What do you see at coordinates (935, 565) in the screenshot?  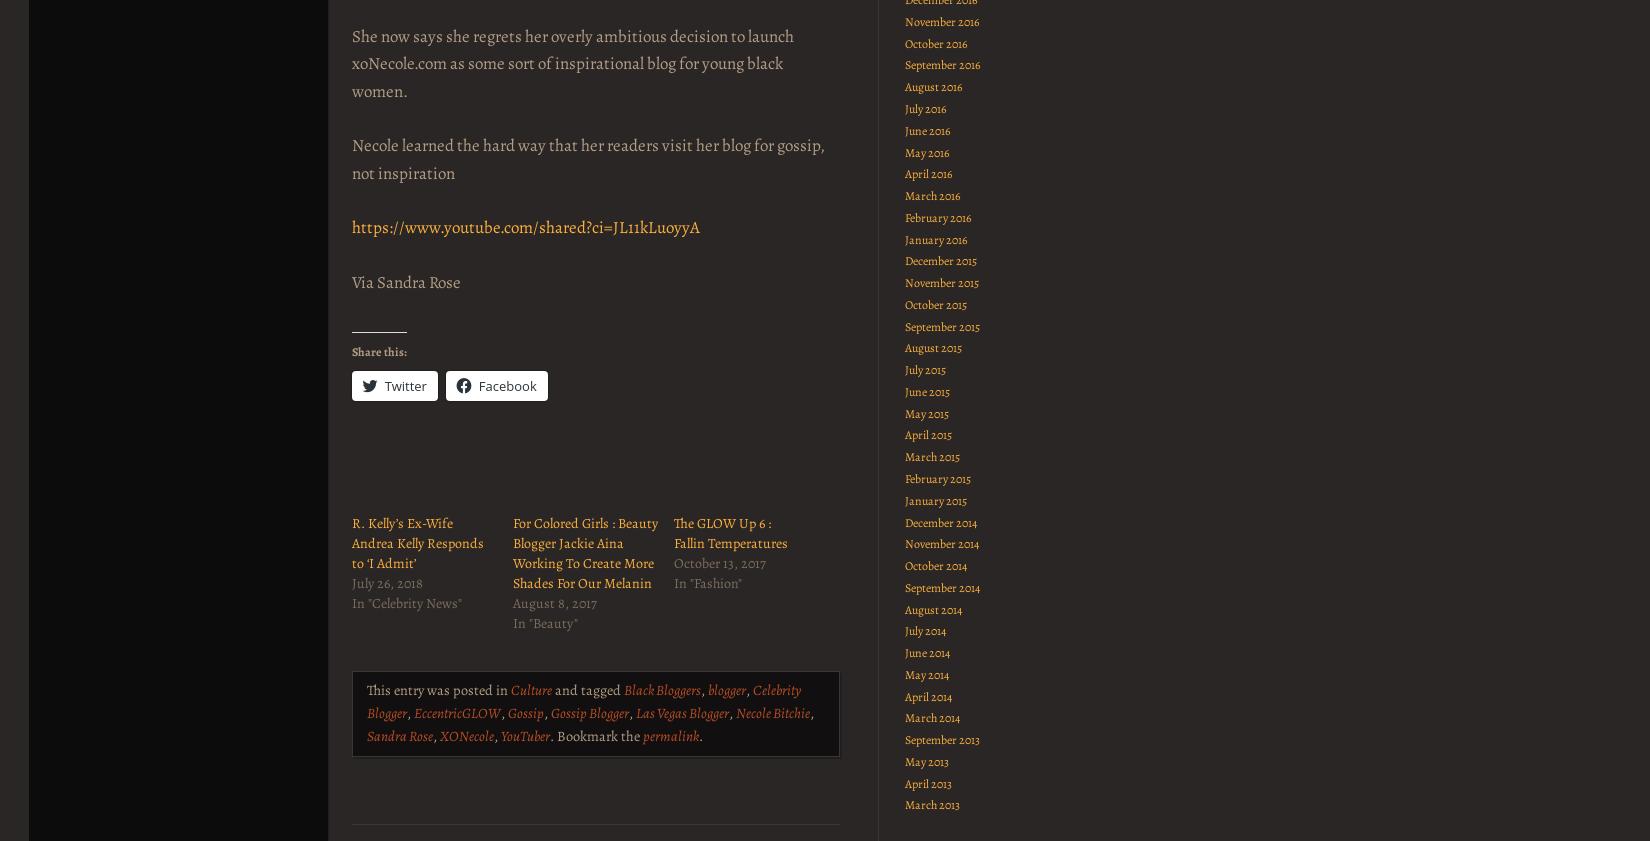 I see `'October 2014'` at bounding box center [935, 565].